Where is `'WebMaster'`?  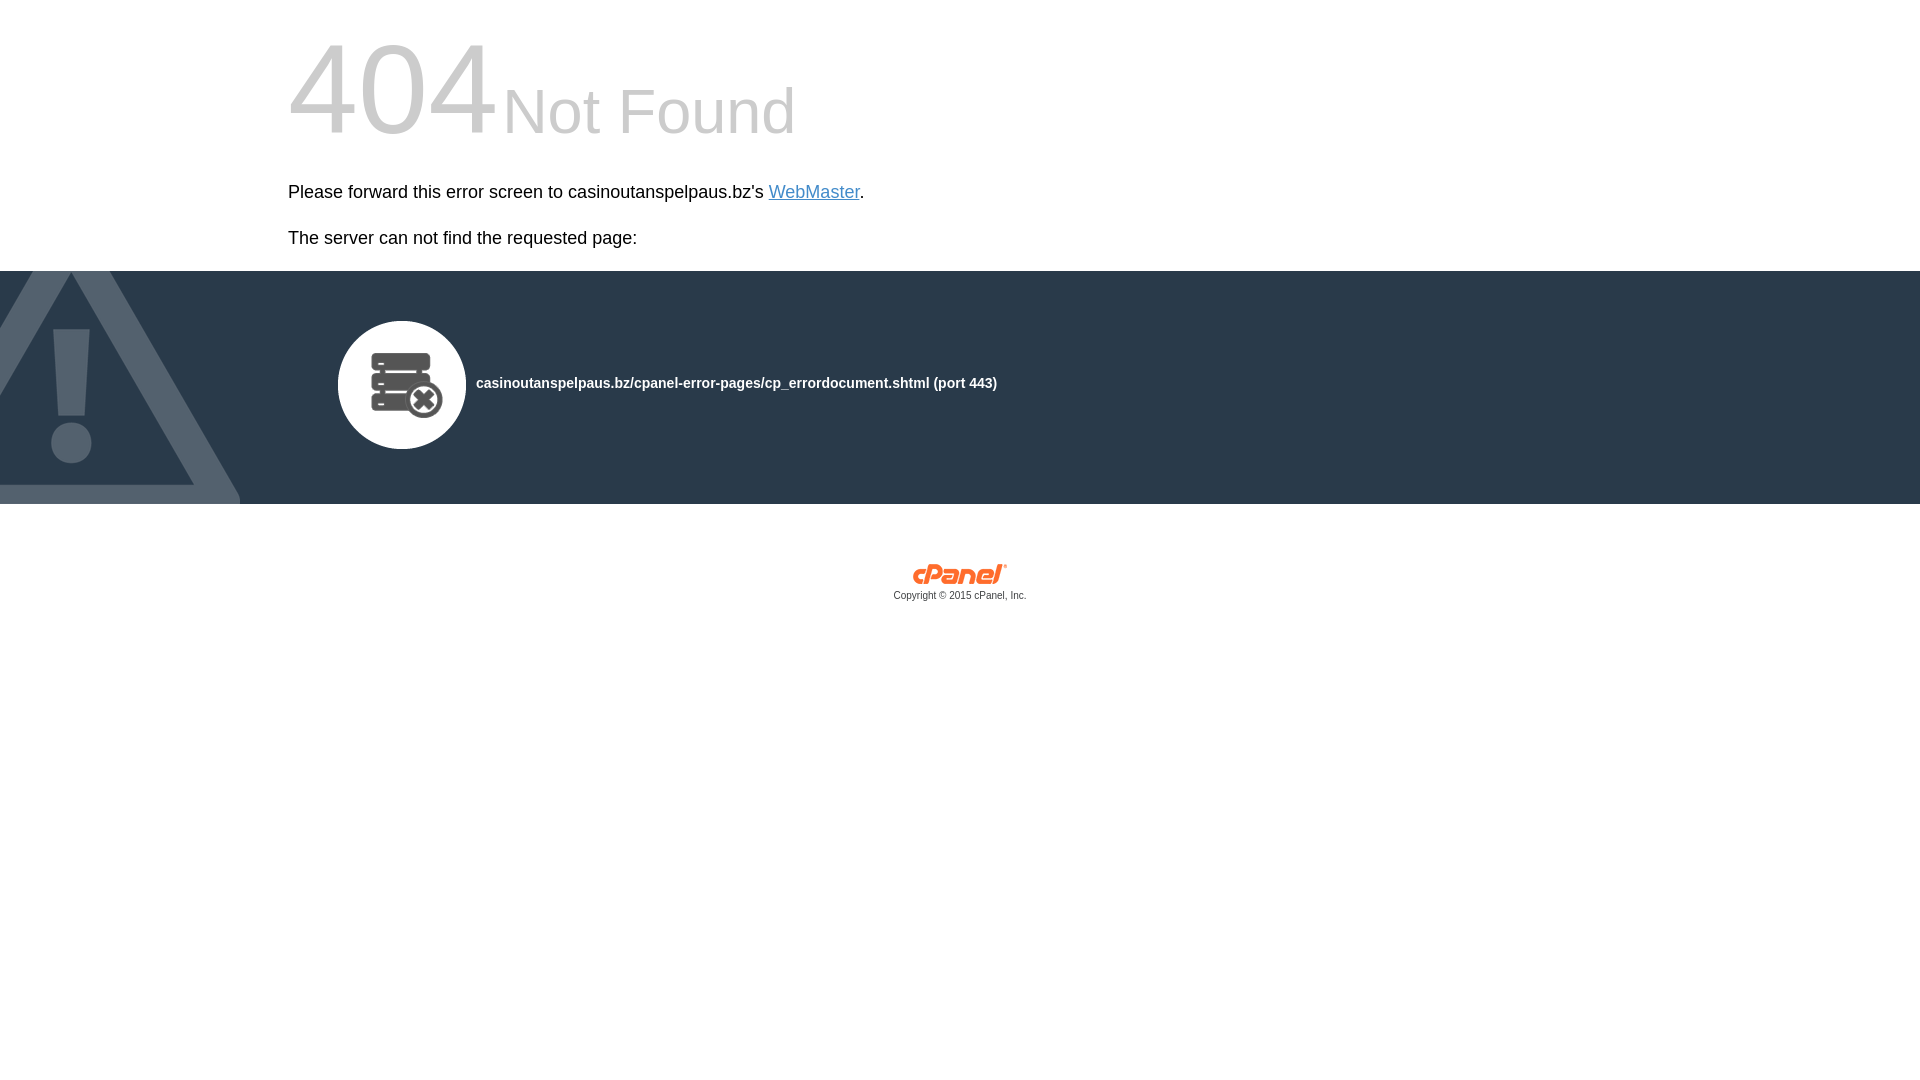
'WebMaster' is located at coordinates (767, 192).